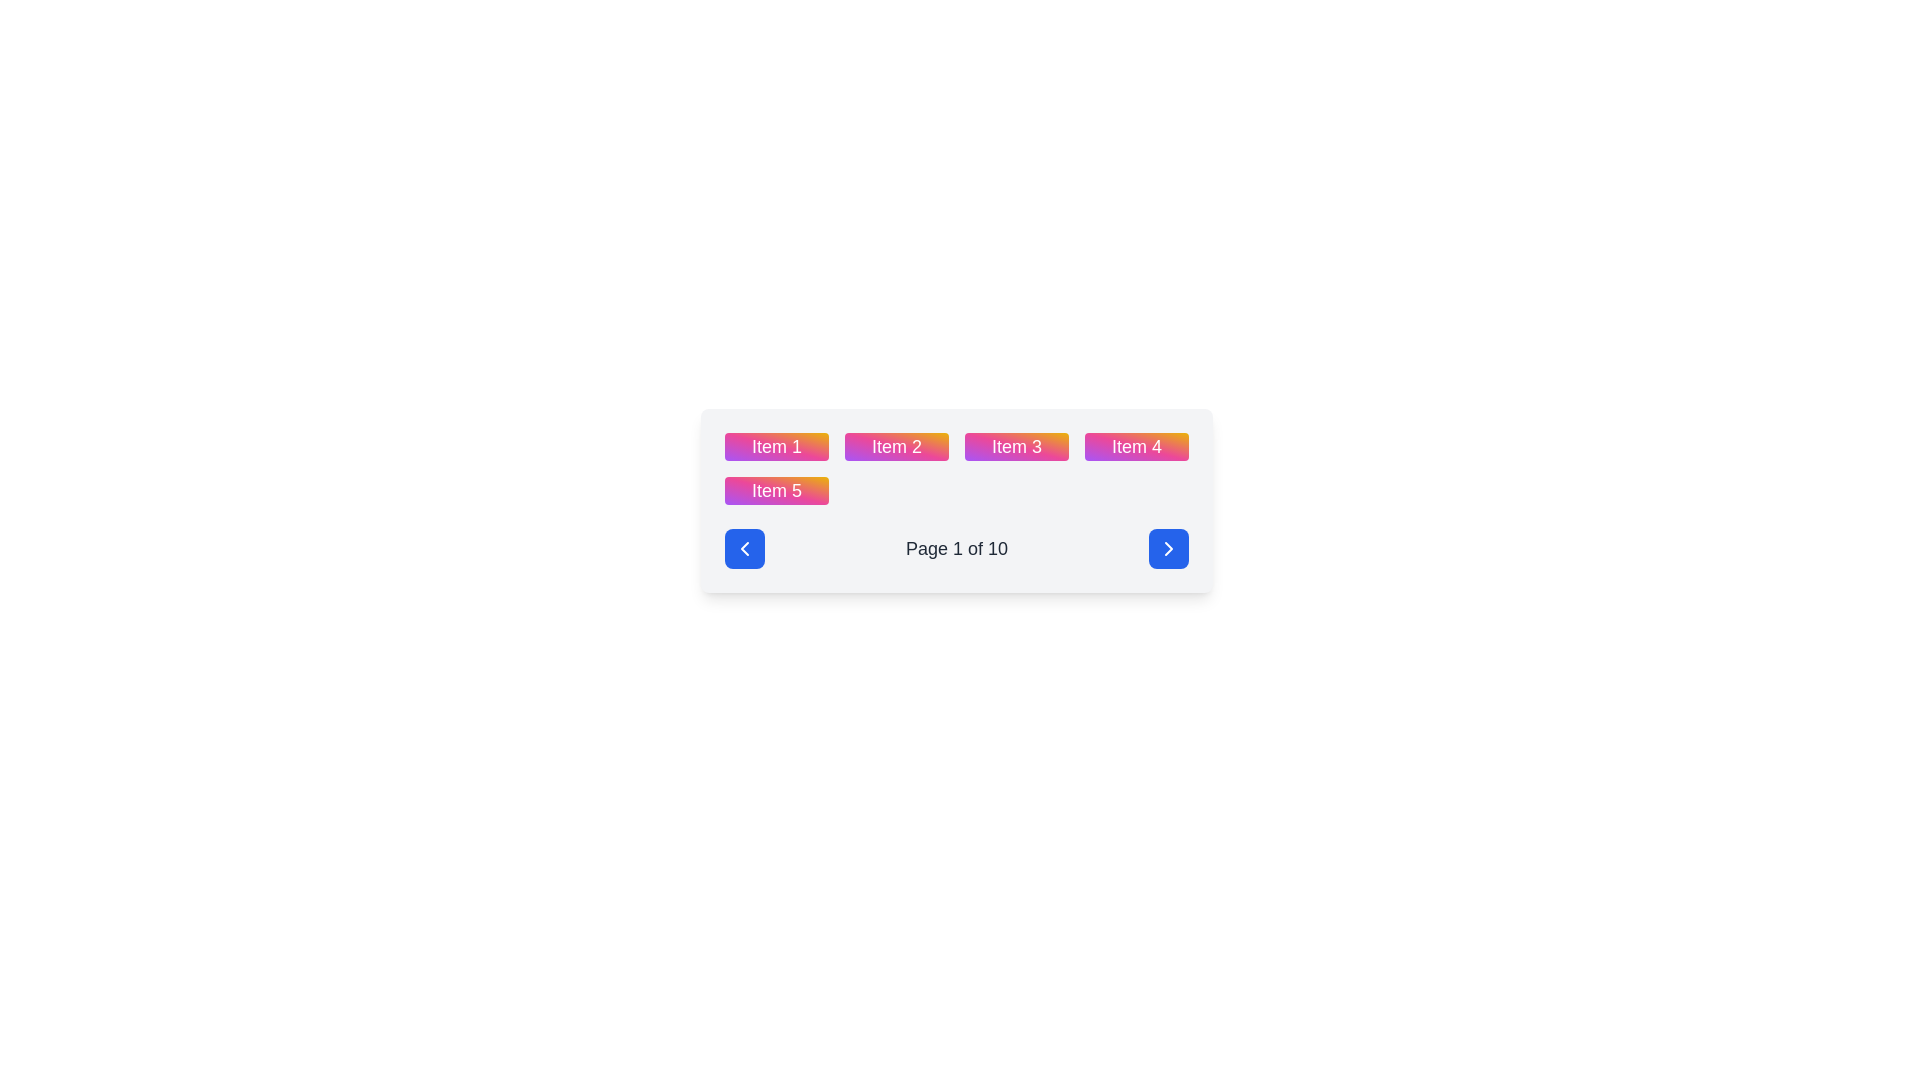  What do you see at coordinates (896, 446) in the screenshot?
I see `the button labeled 'Item 2', which is the second button in a row of five buttons in a grid layout, positioned between 'Item 1' and 'Item 3'` at bounding box center [896, 446].